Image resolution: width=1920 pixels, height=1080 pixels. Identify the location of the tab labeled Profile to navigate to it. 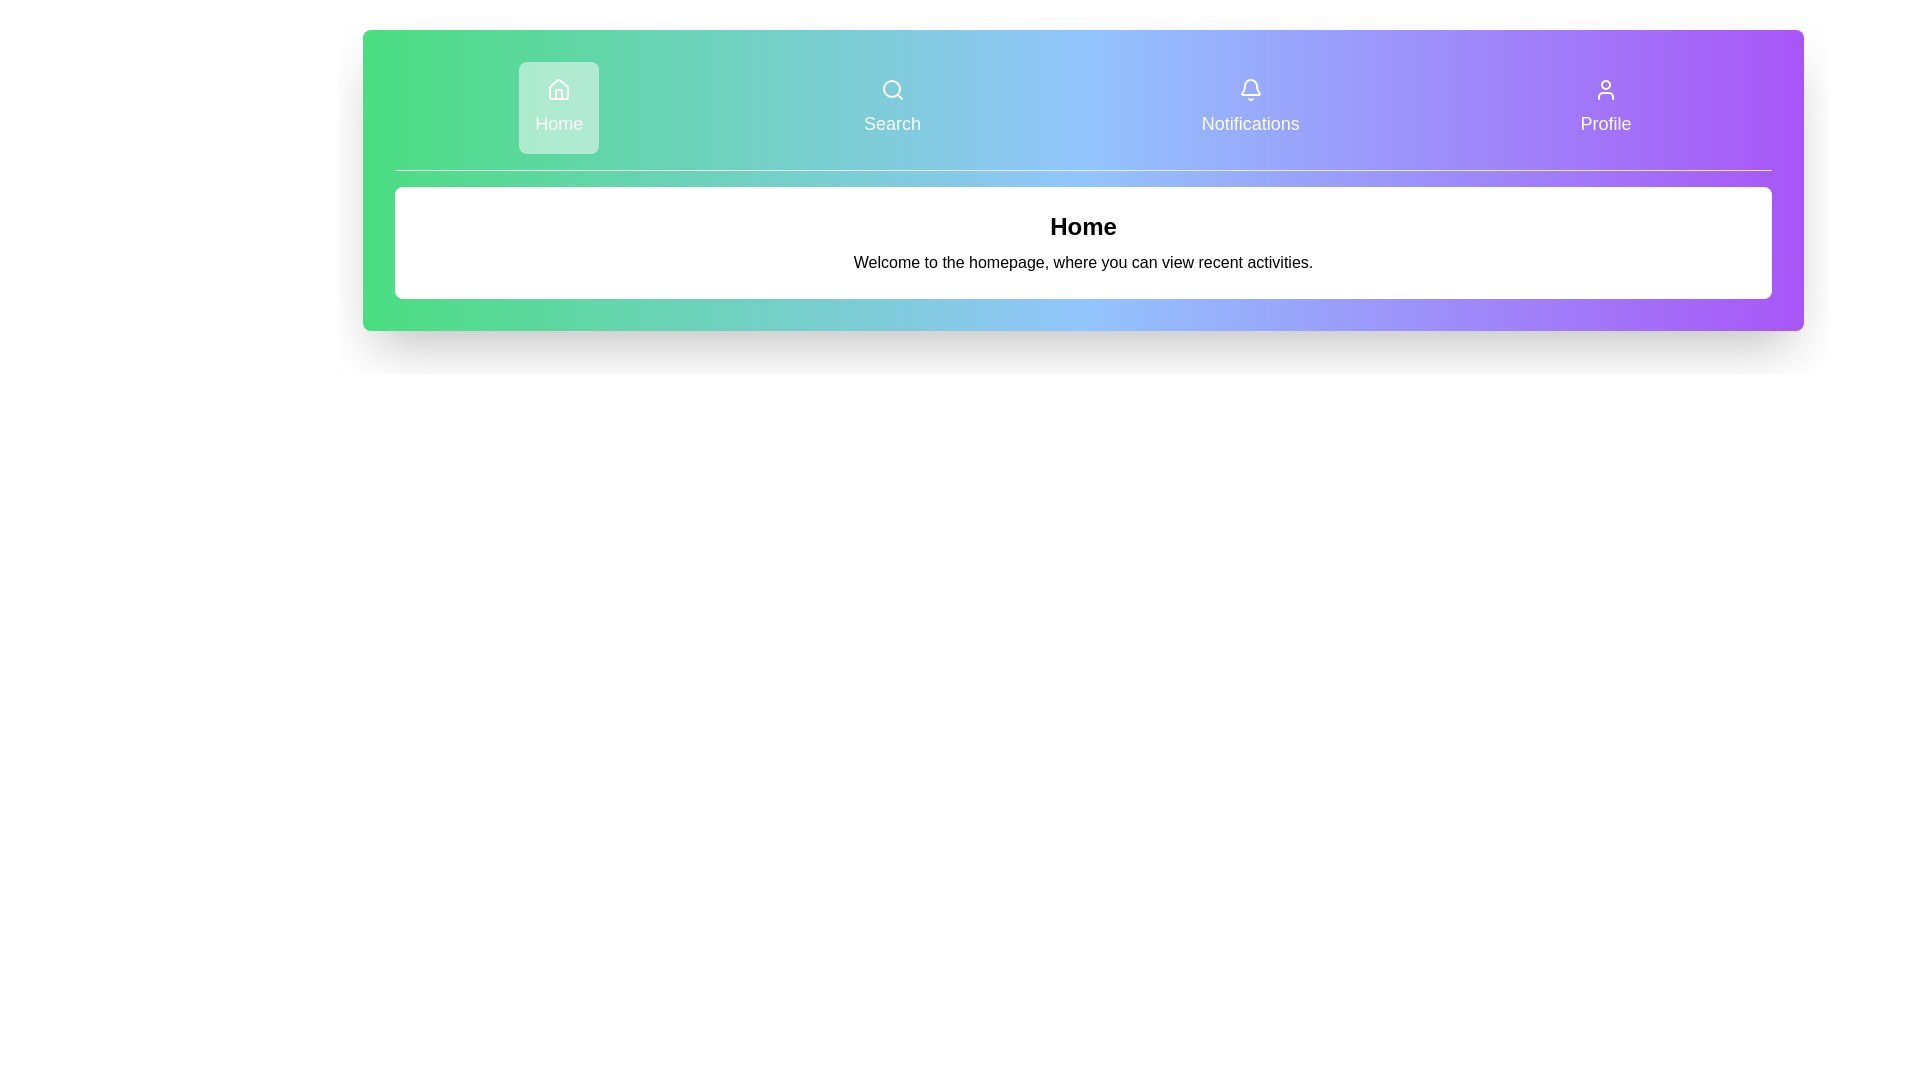
(1606, 108).